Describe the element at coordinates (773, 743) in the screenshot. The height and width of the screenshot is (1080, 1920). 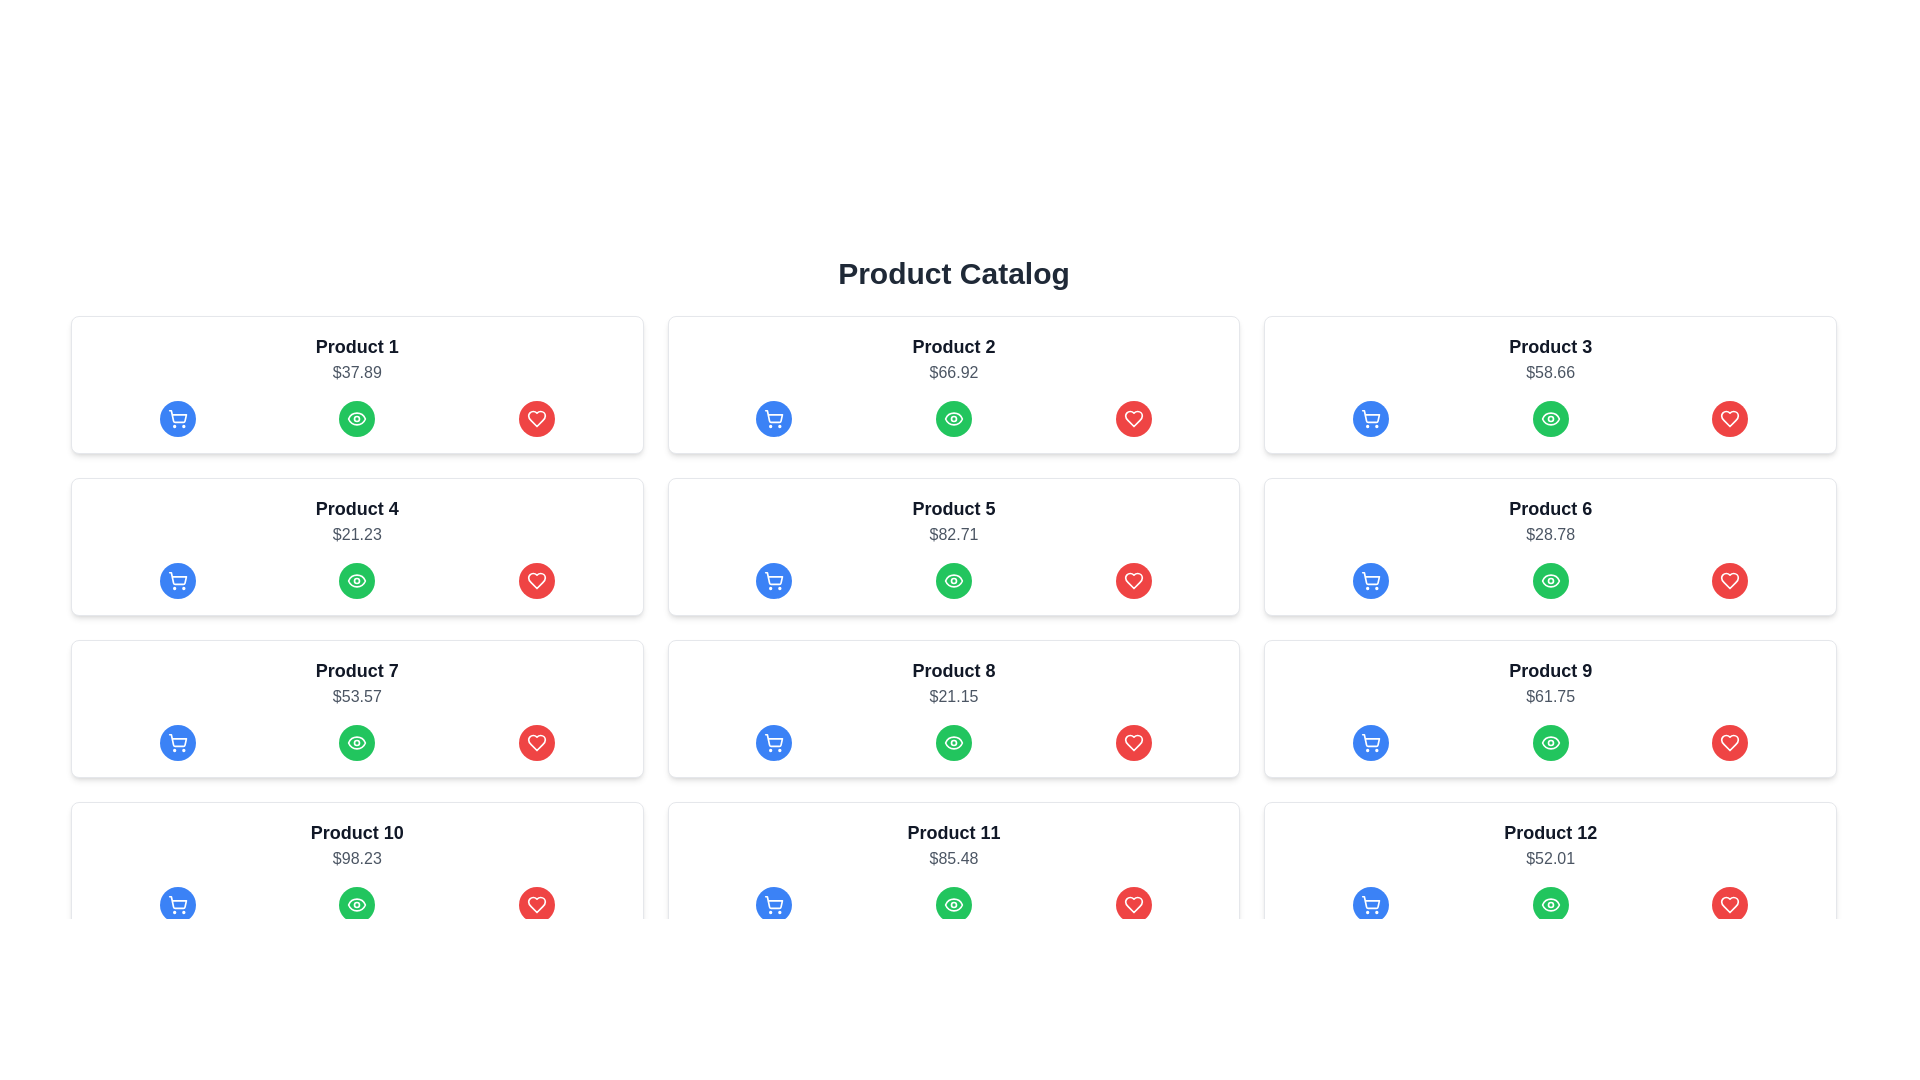
I see `the blue circular button with a shopping cart icon` at that location.